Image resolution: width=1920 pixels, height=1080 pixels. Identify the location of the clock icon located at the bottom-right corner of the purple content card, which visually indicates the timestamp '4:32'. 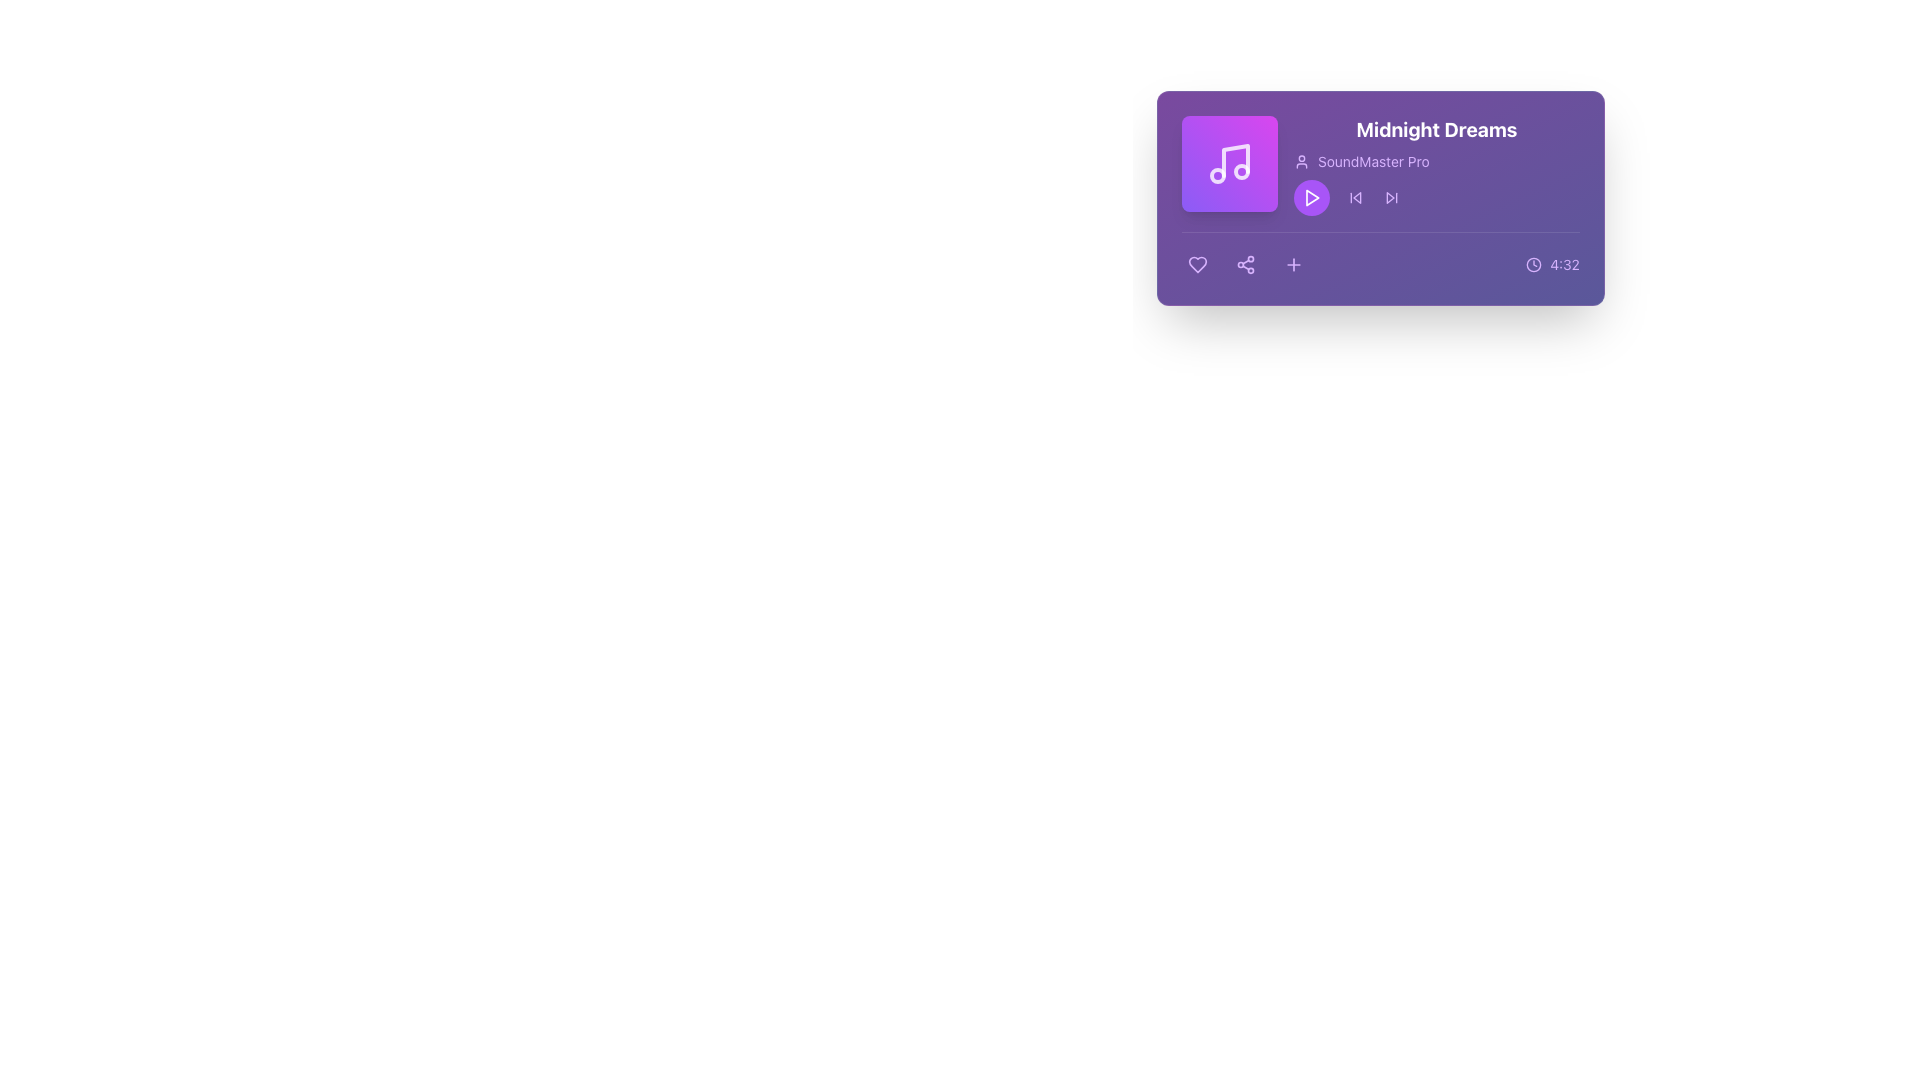
(1533, 264).